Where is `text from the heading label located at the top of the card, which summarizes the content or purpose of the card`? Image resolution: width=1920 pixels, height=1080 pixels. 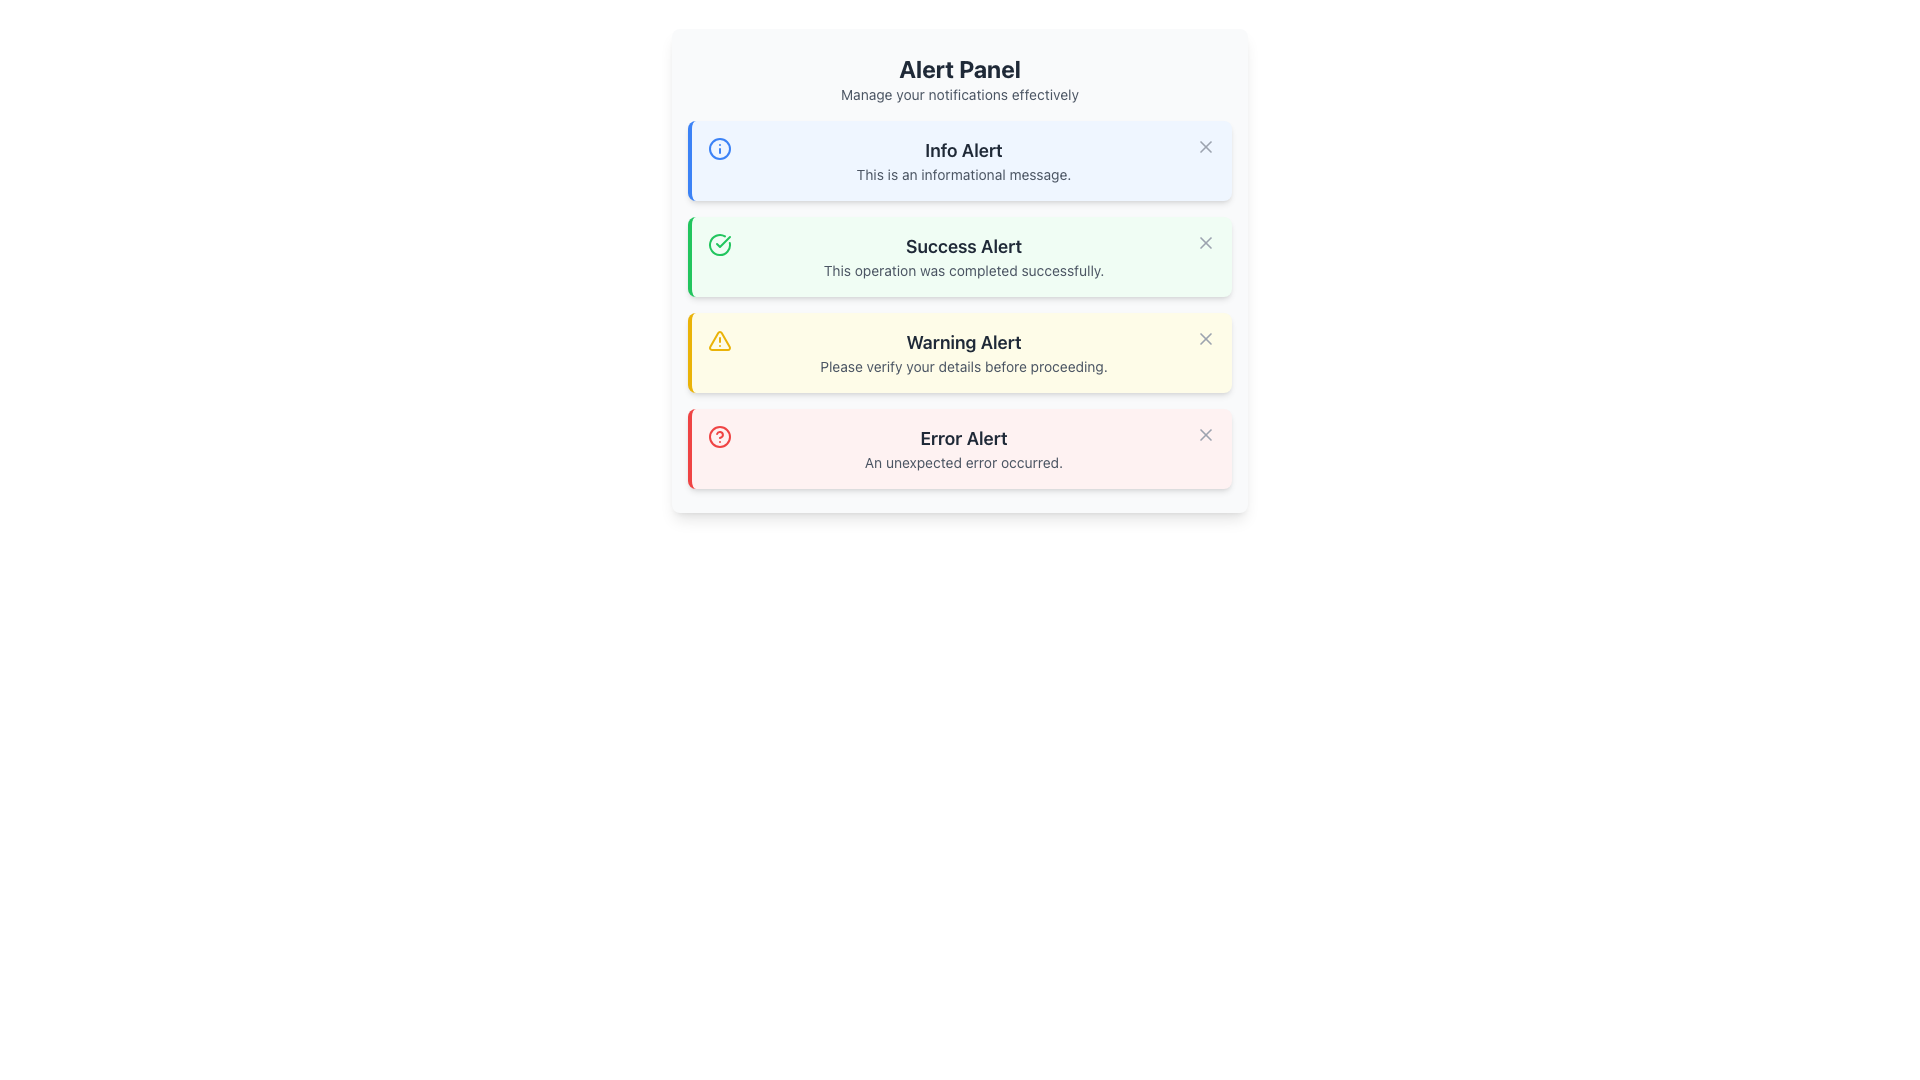
text from the heading label located at the top of the card, which summarizes the content or purpose of the card is located at coordinates (964, 149).